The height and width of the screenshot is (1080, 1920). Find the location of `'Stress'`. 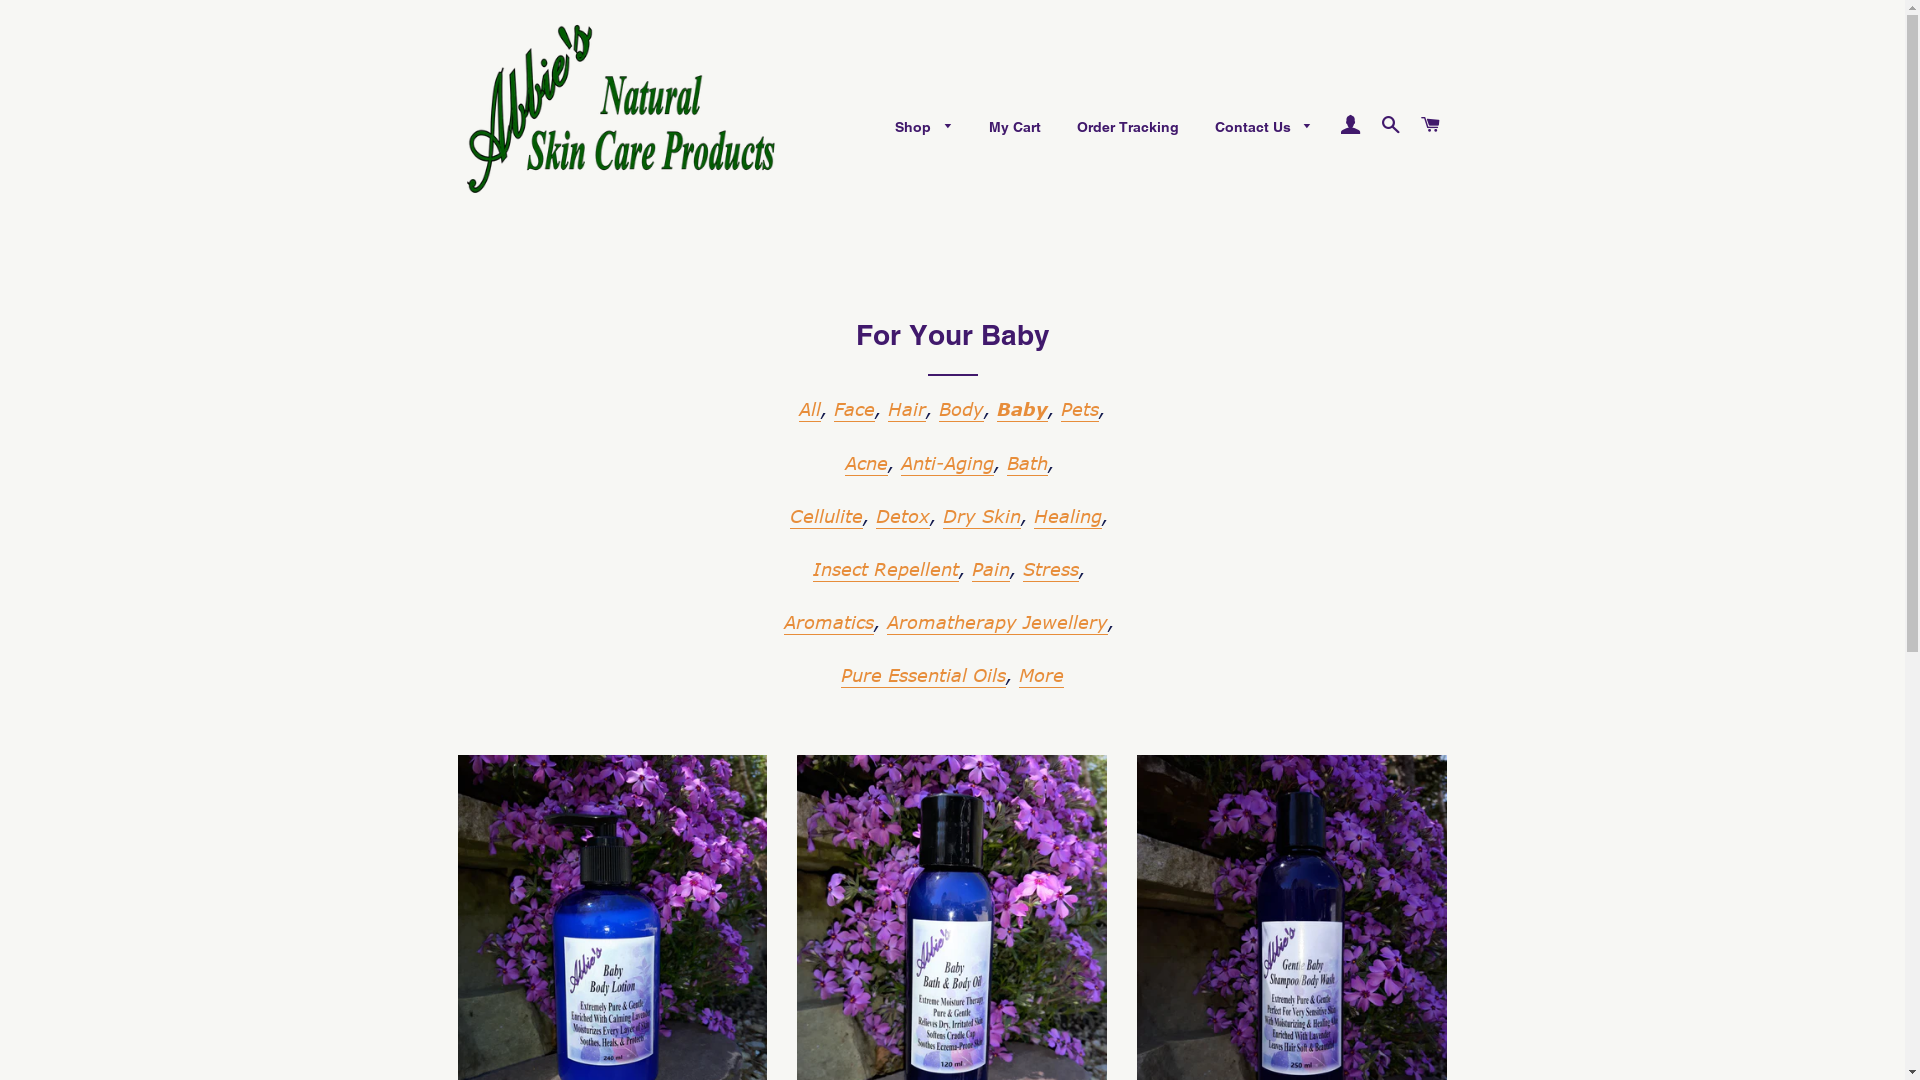

'Stress' is located at coordinates (1050, 570).